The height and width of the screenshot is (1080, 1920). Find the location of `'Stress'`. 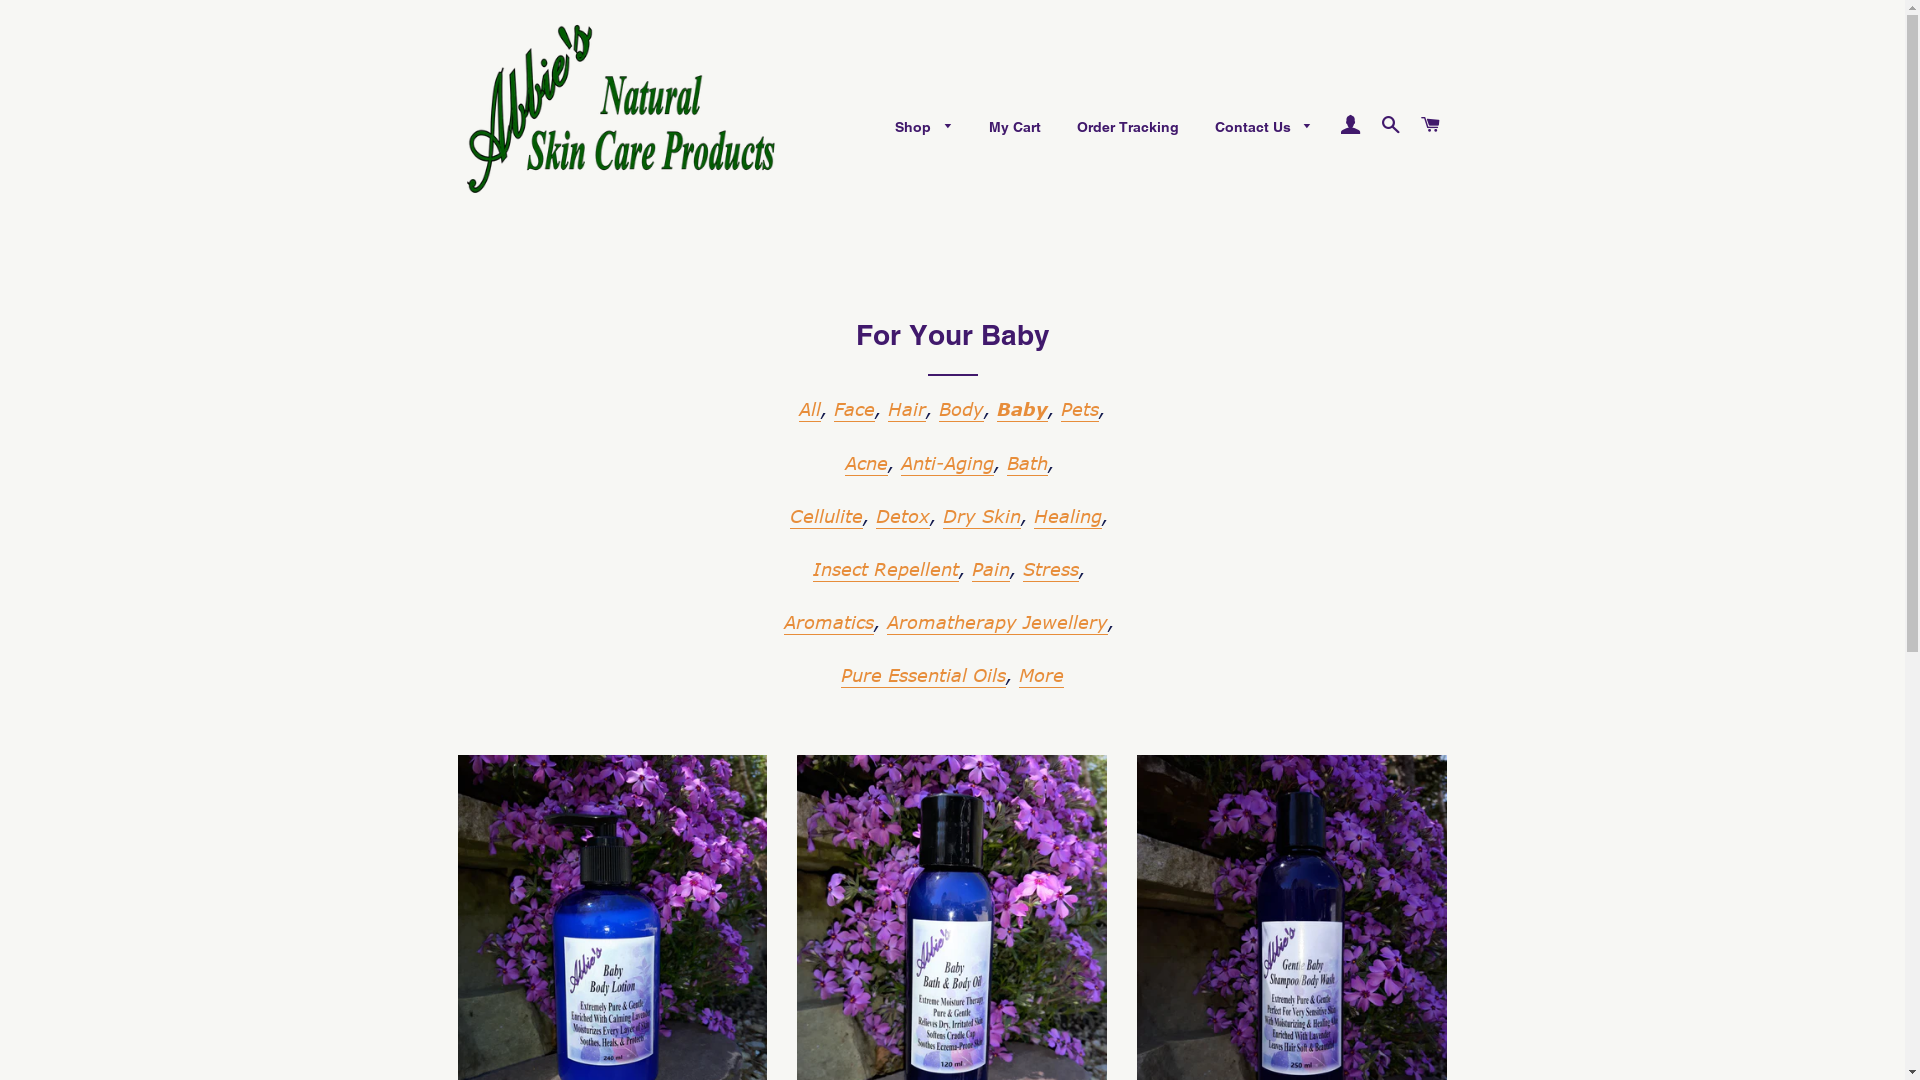

'Stress' is located at coordinates (1050, 570).